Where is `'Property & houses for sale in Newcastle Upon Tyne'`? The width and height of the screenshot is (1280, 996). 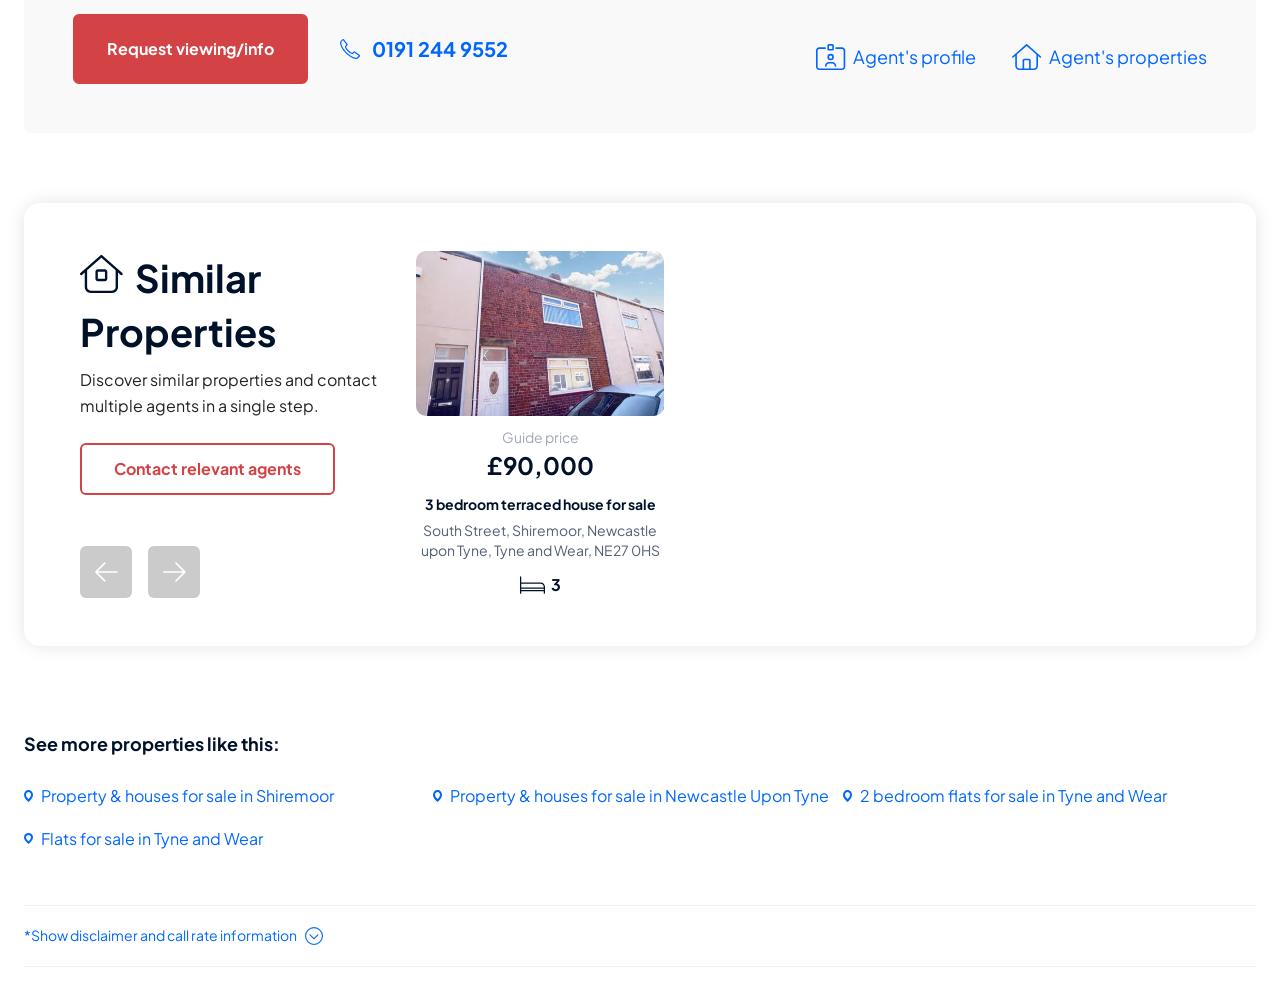 'Property & houses for sale in Newcastle Upon Tyne' is located at coordinates (638, 794).